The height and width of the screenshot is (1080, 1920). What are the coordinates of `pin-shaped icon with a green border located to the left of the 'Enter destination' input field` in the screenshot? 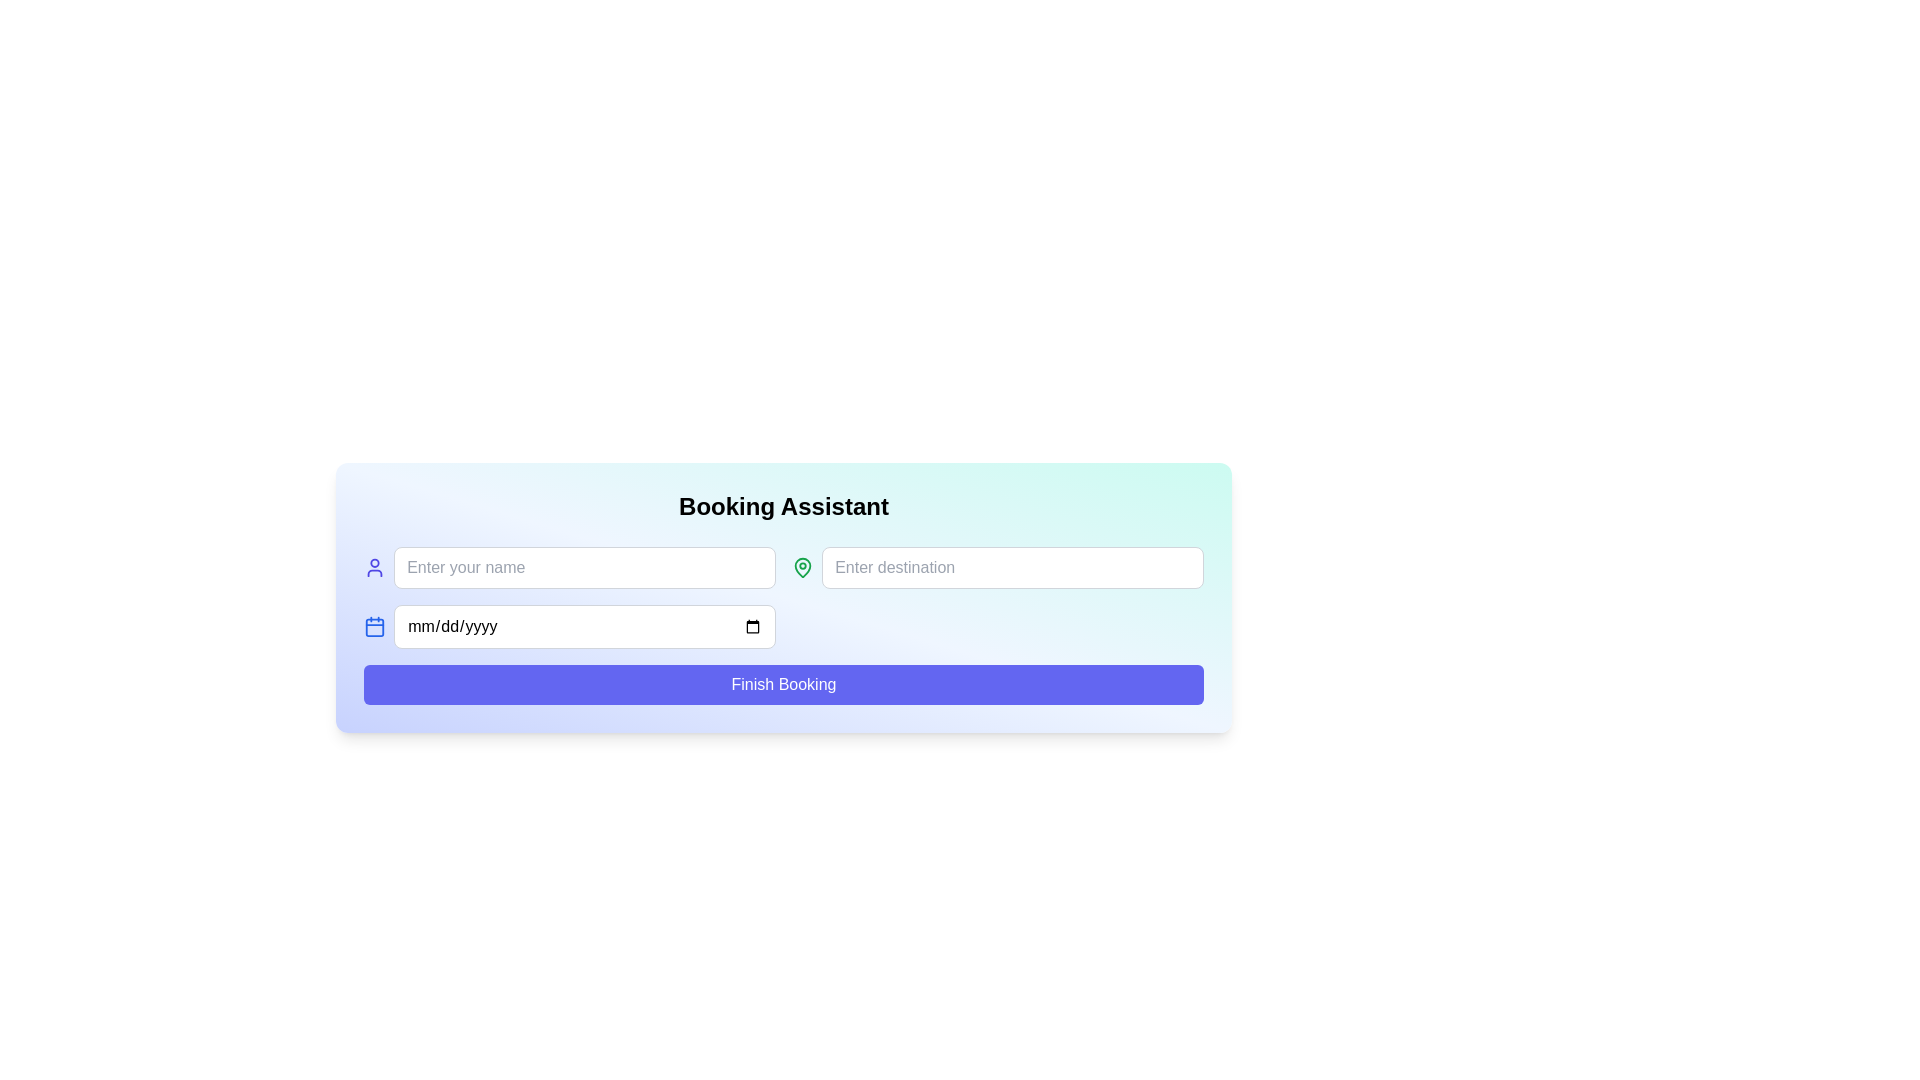 It's located at (803, 567).